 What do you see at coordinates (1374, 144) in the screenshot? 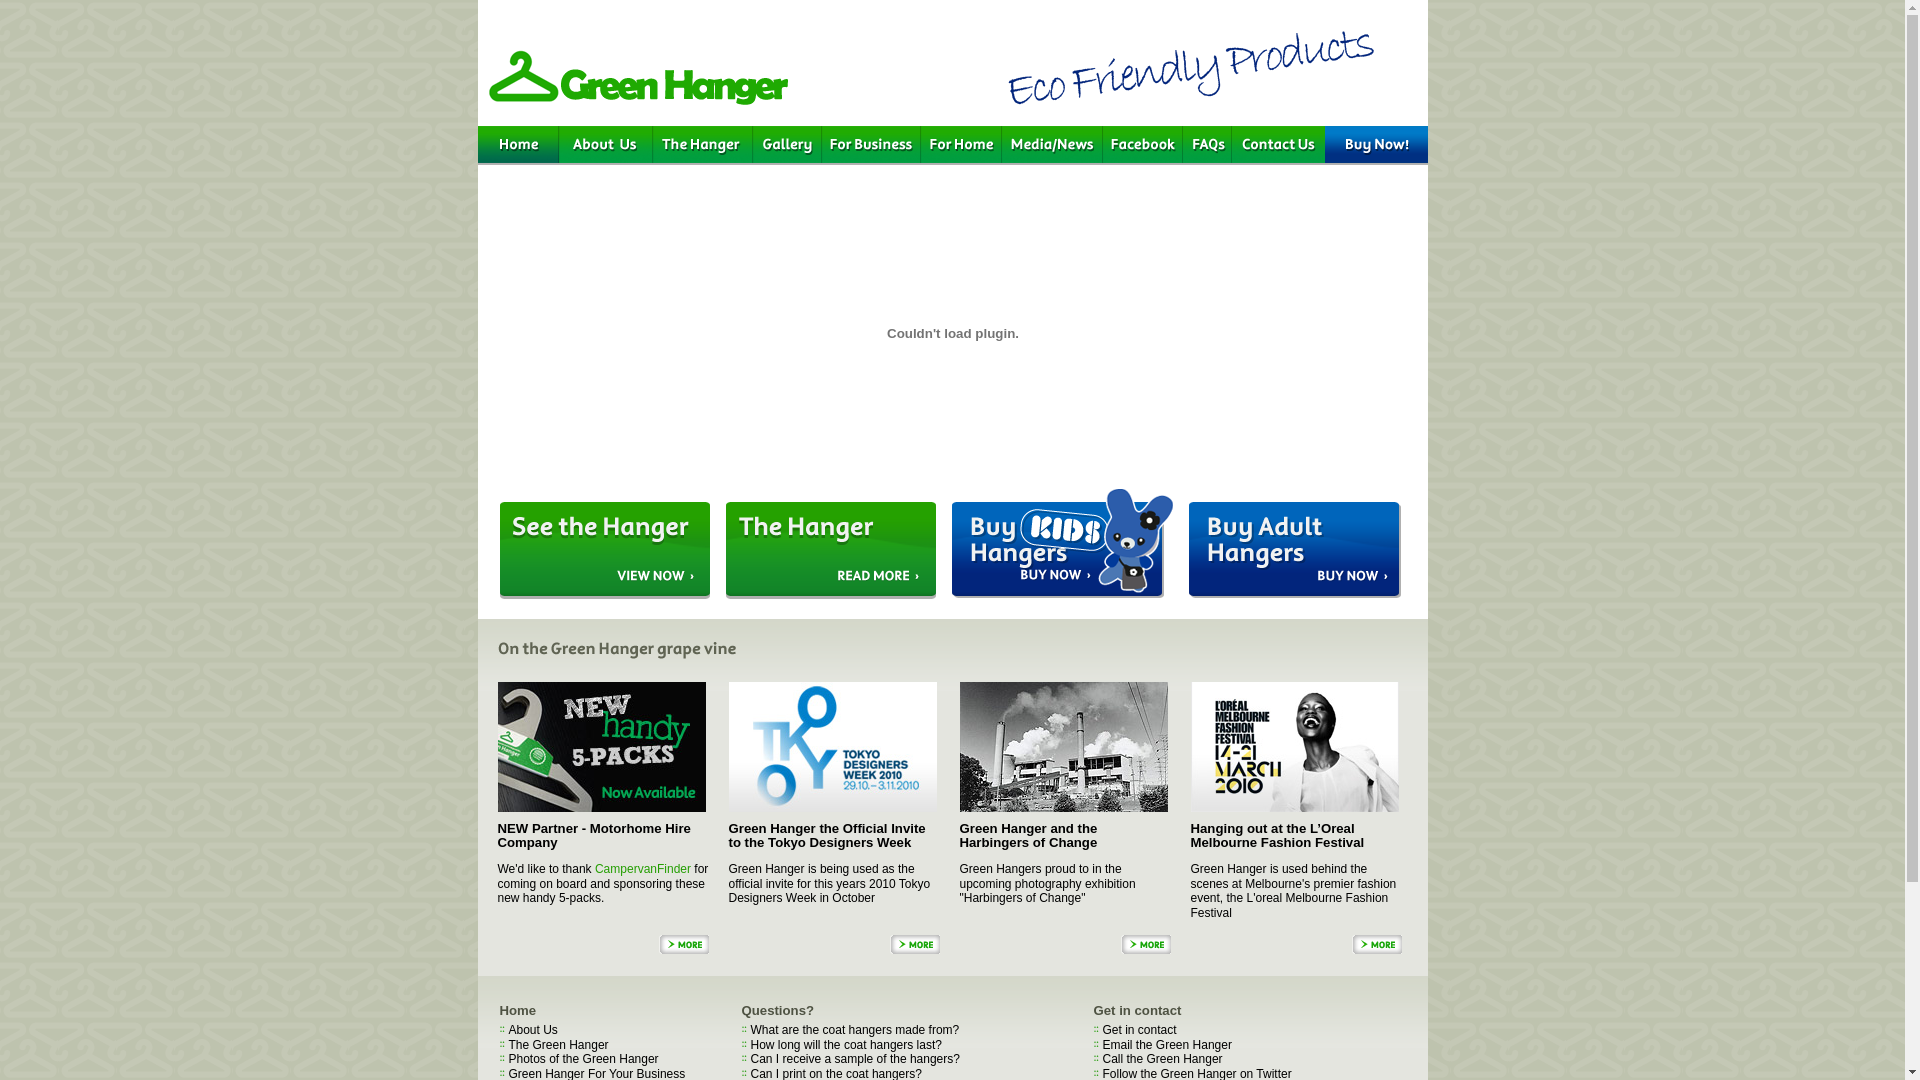
I see `'Buy Now'` at bounding box center [1374, 144].